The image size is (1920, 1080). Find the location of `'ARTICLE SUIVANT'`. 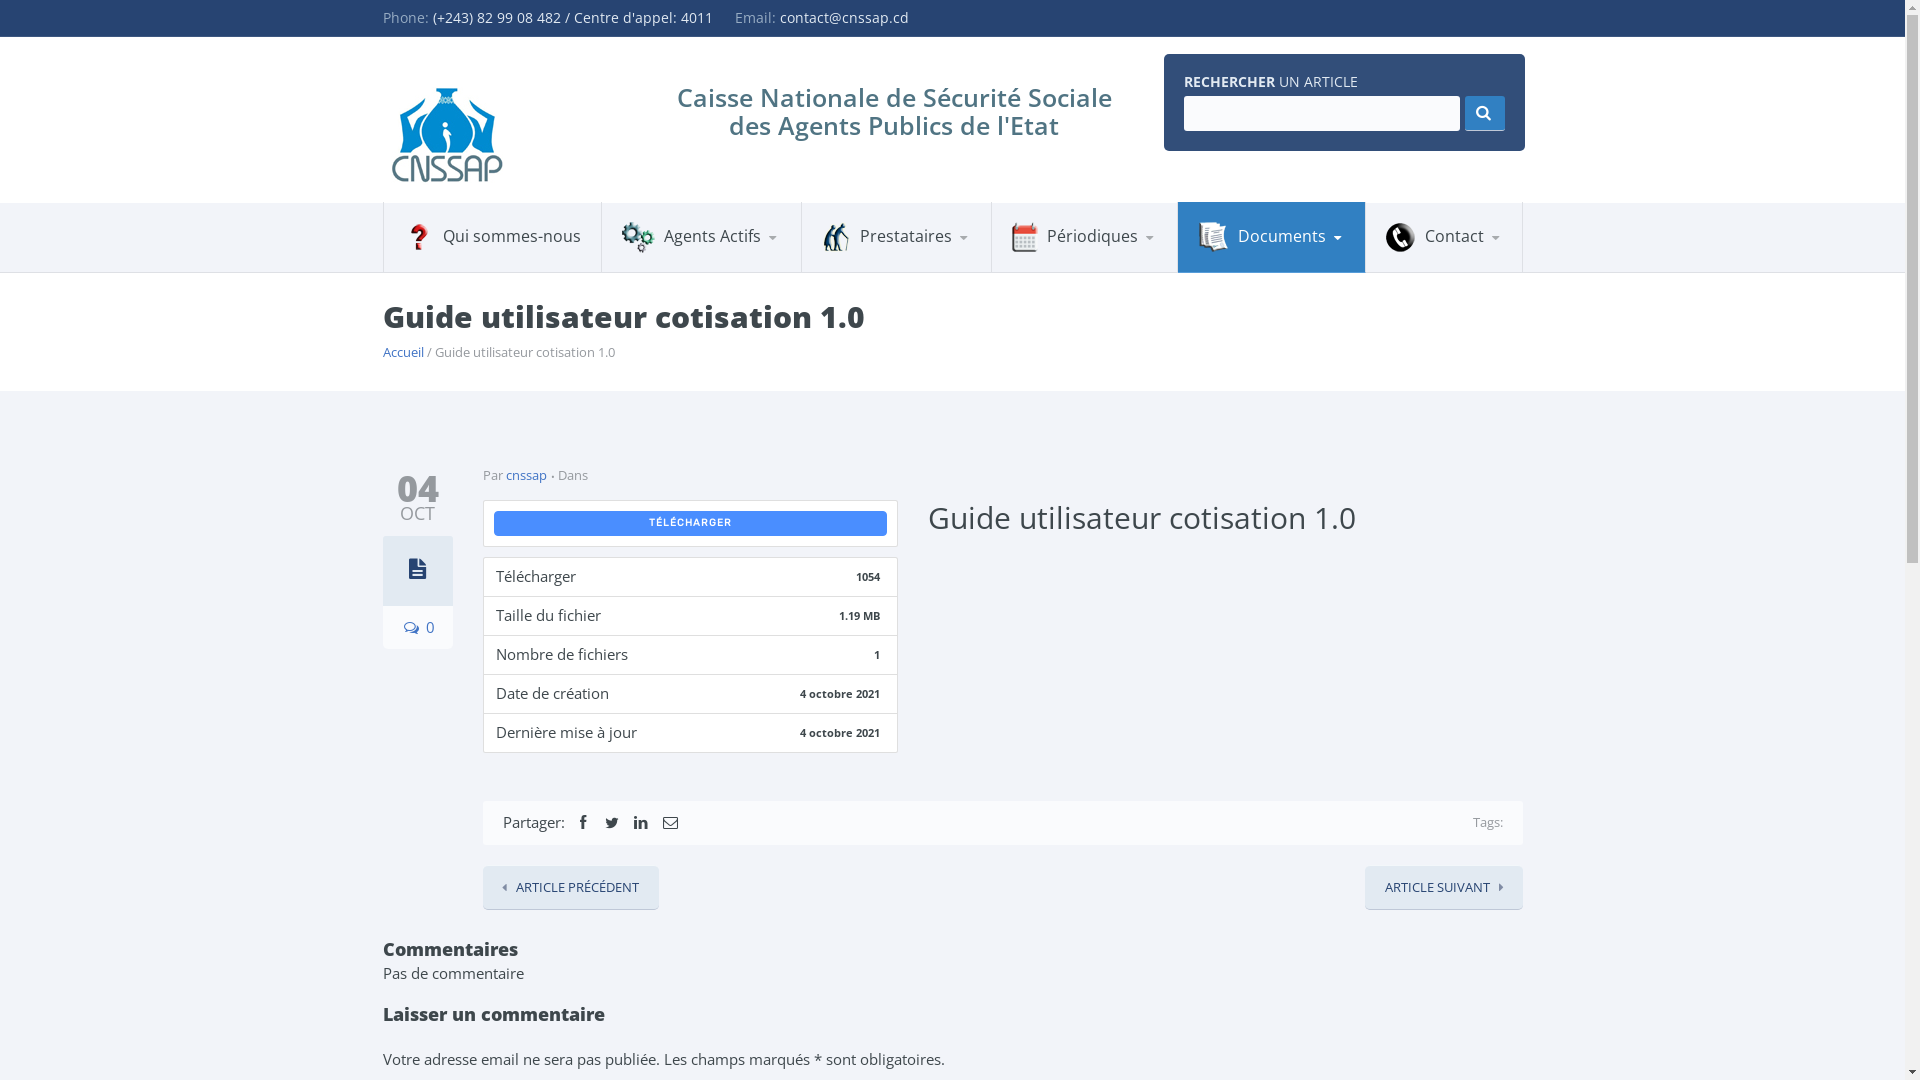

'ARTICLE SUIVANT' is located at coordinates (1443, 885).